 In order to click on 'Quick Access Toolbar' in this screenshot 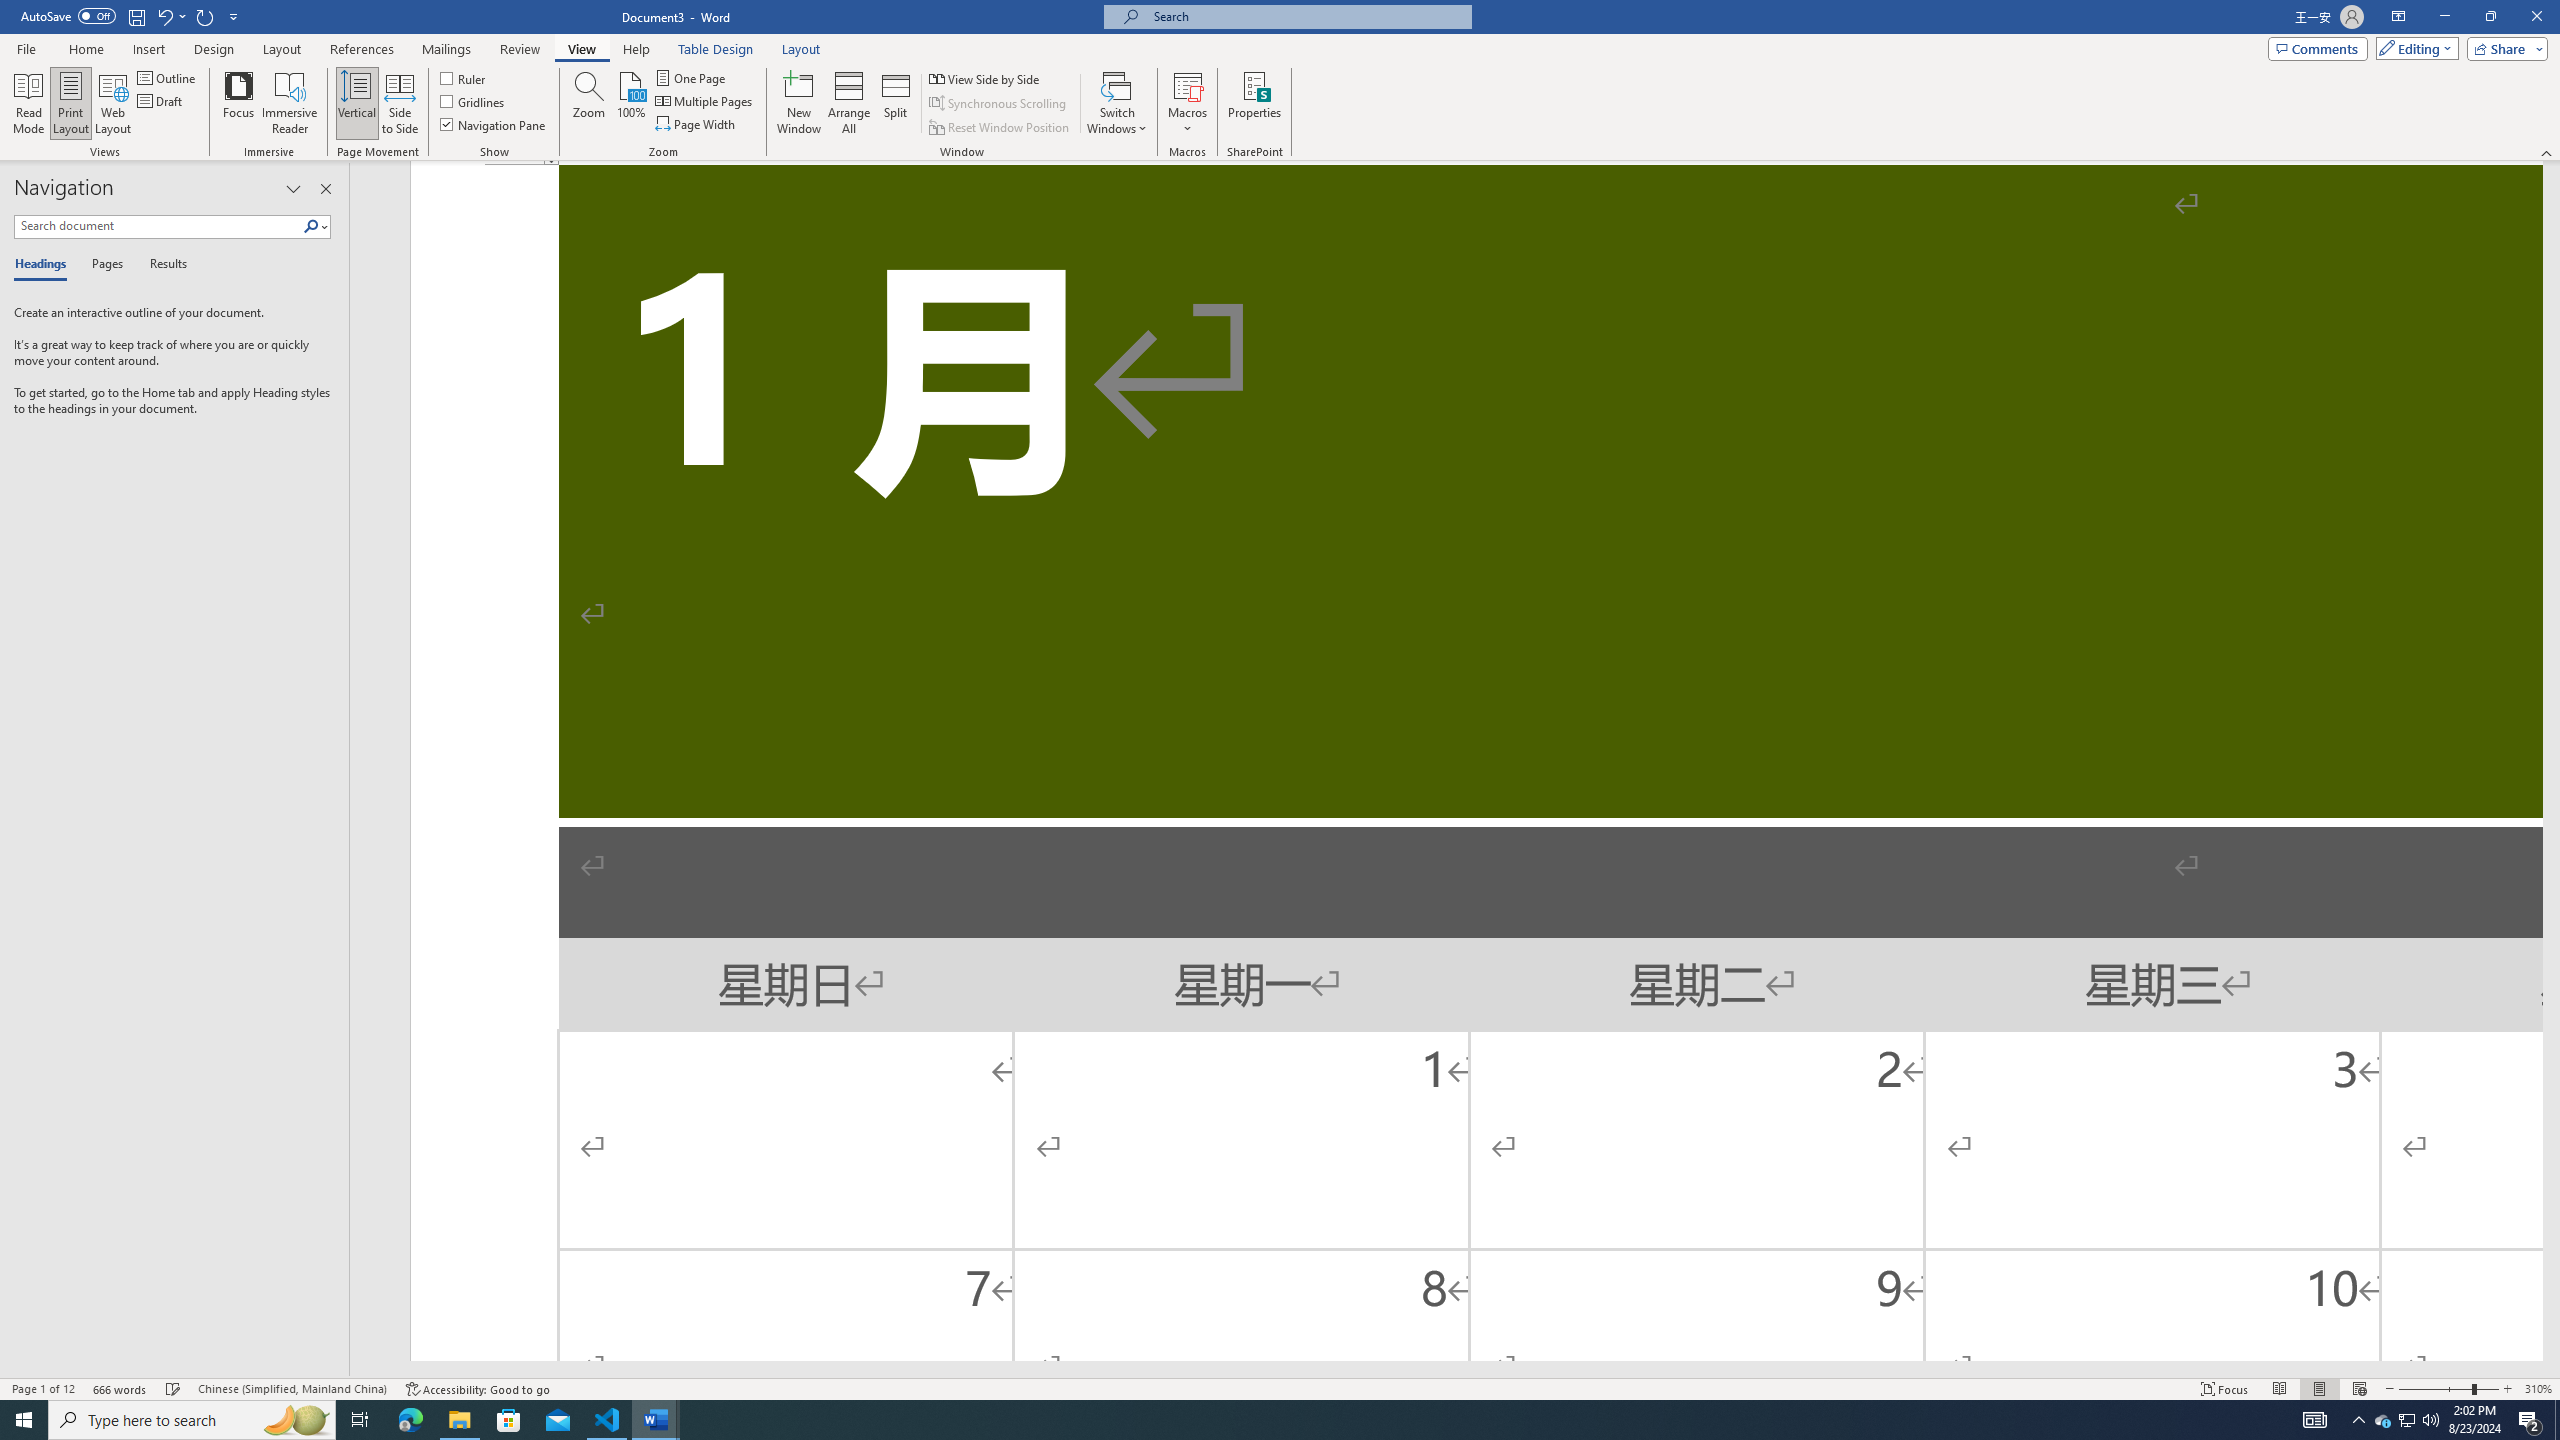, I will do `click(130, 16)`.